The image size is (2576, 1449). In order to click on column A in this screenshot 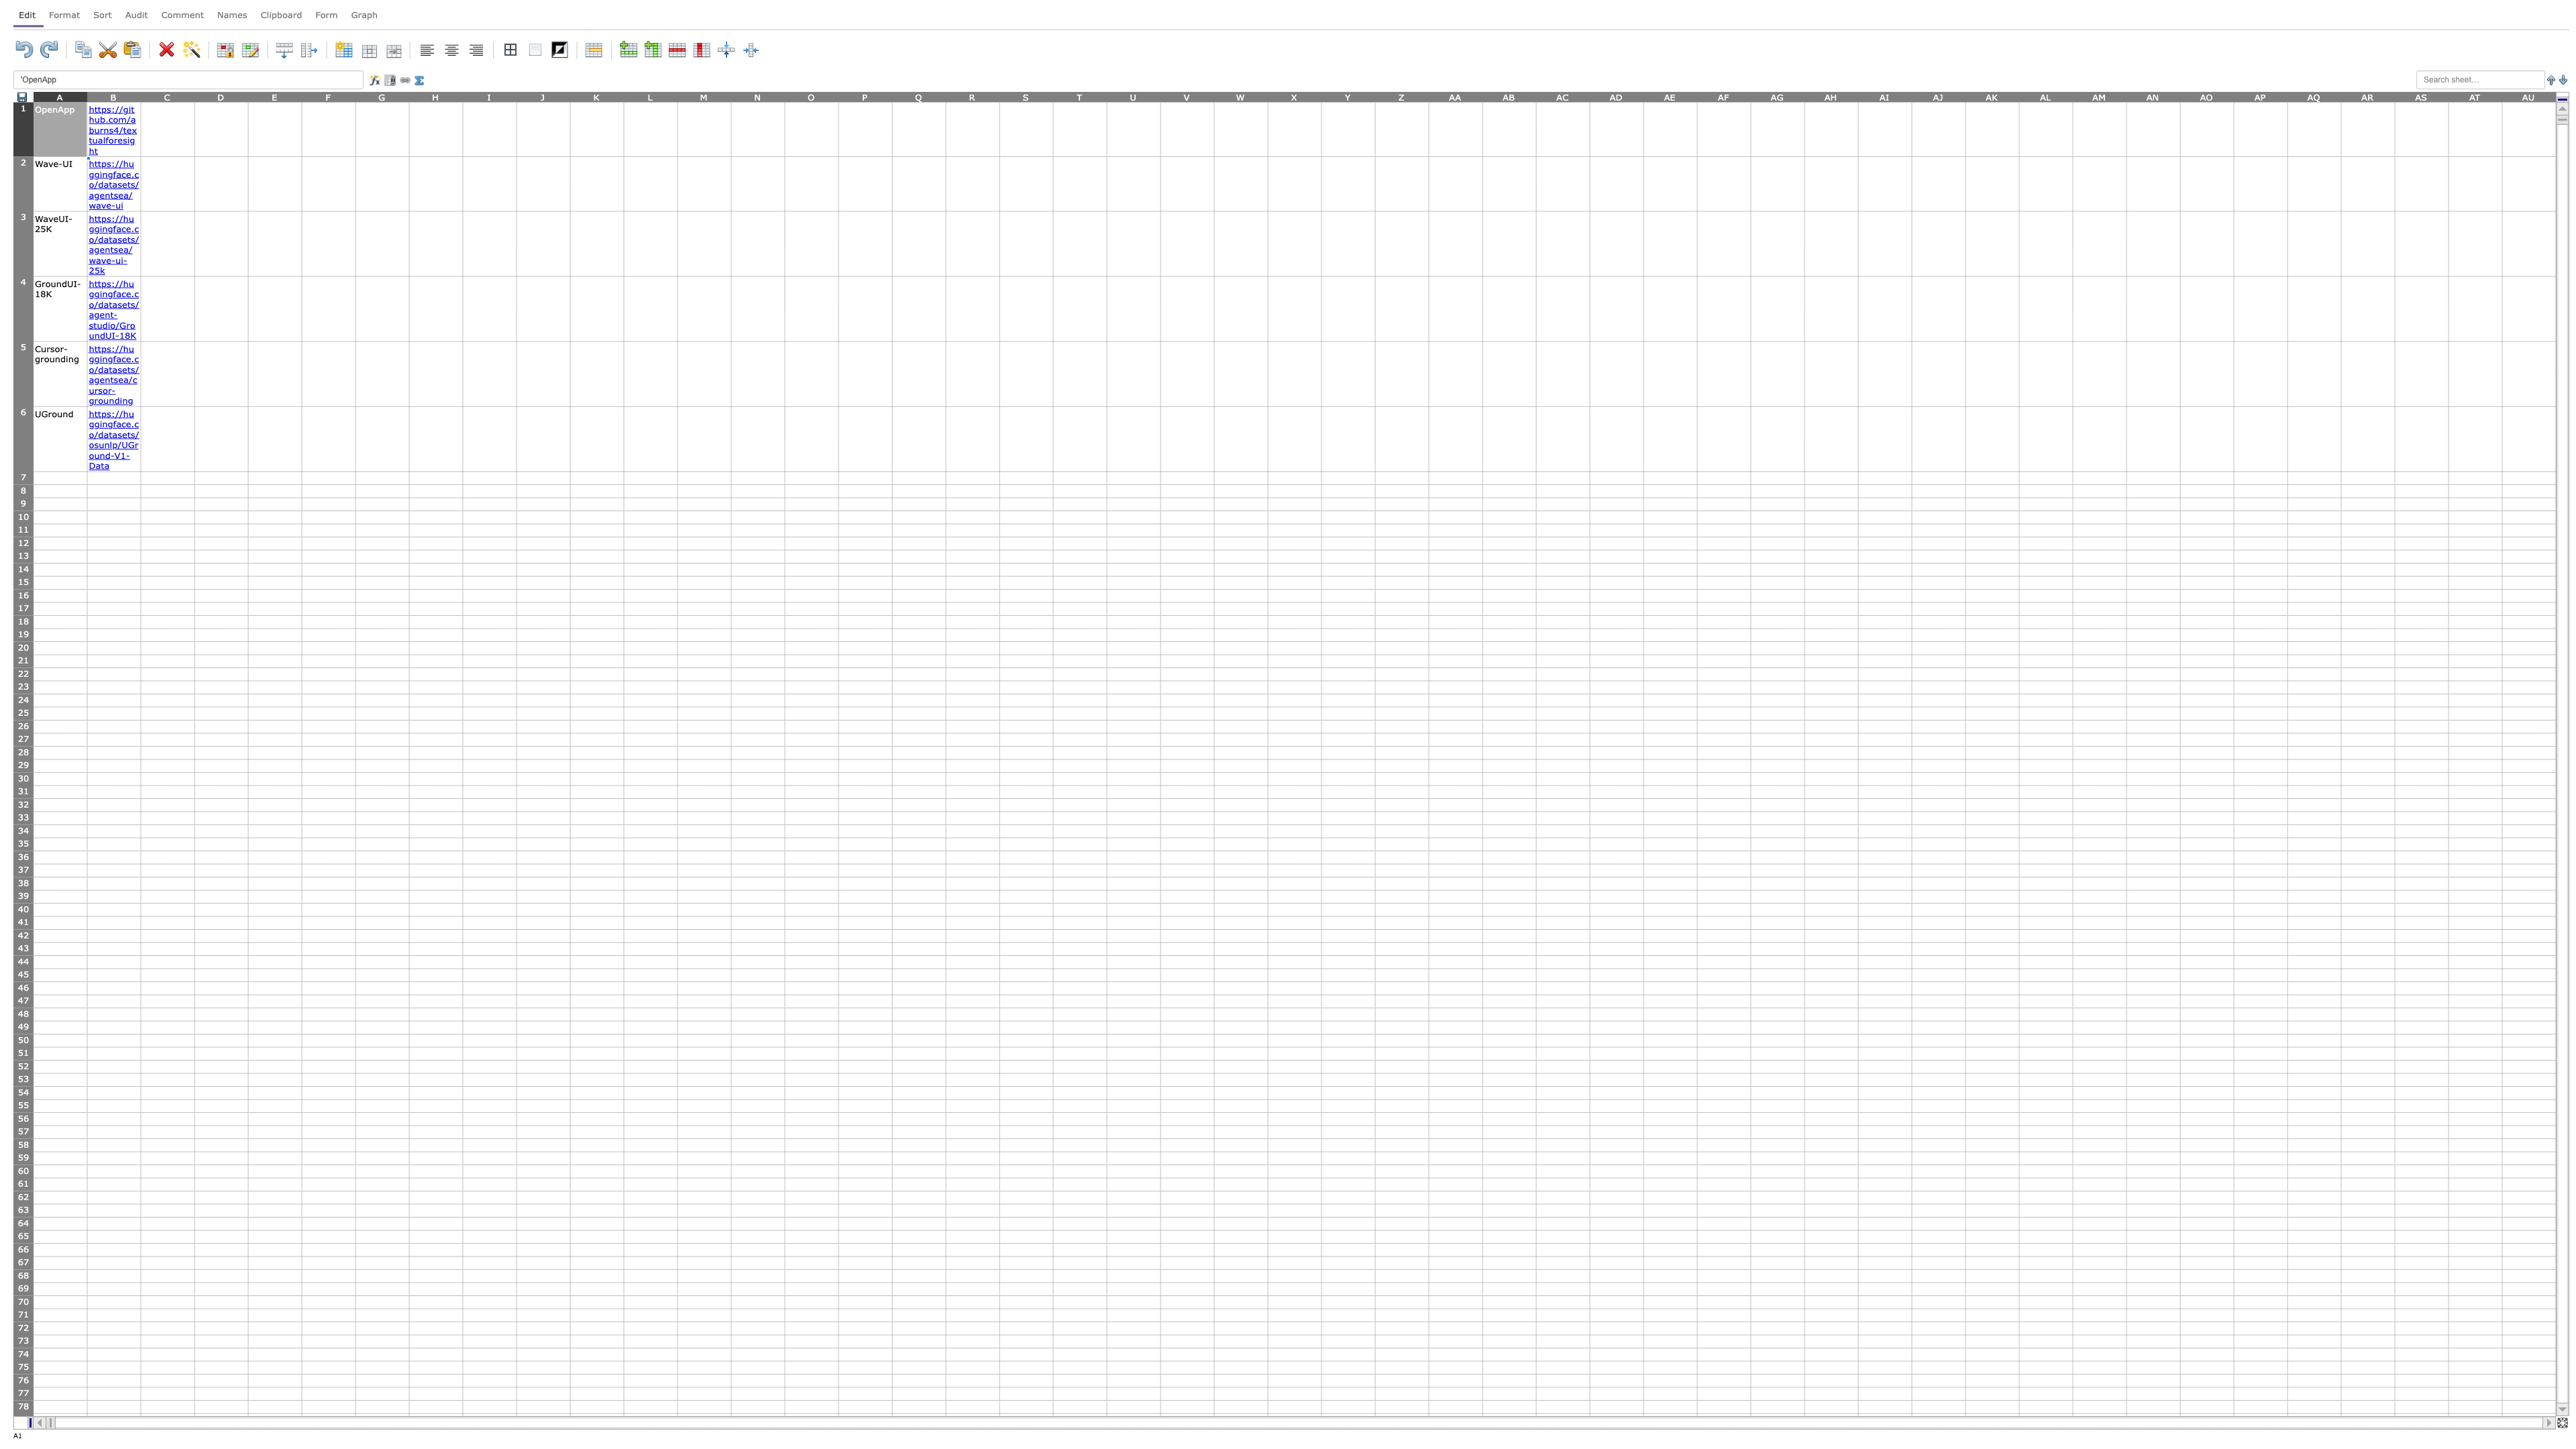, I will do `click(58, 95)`.